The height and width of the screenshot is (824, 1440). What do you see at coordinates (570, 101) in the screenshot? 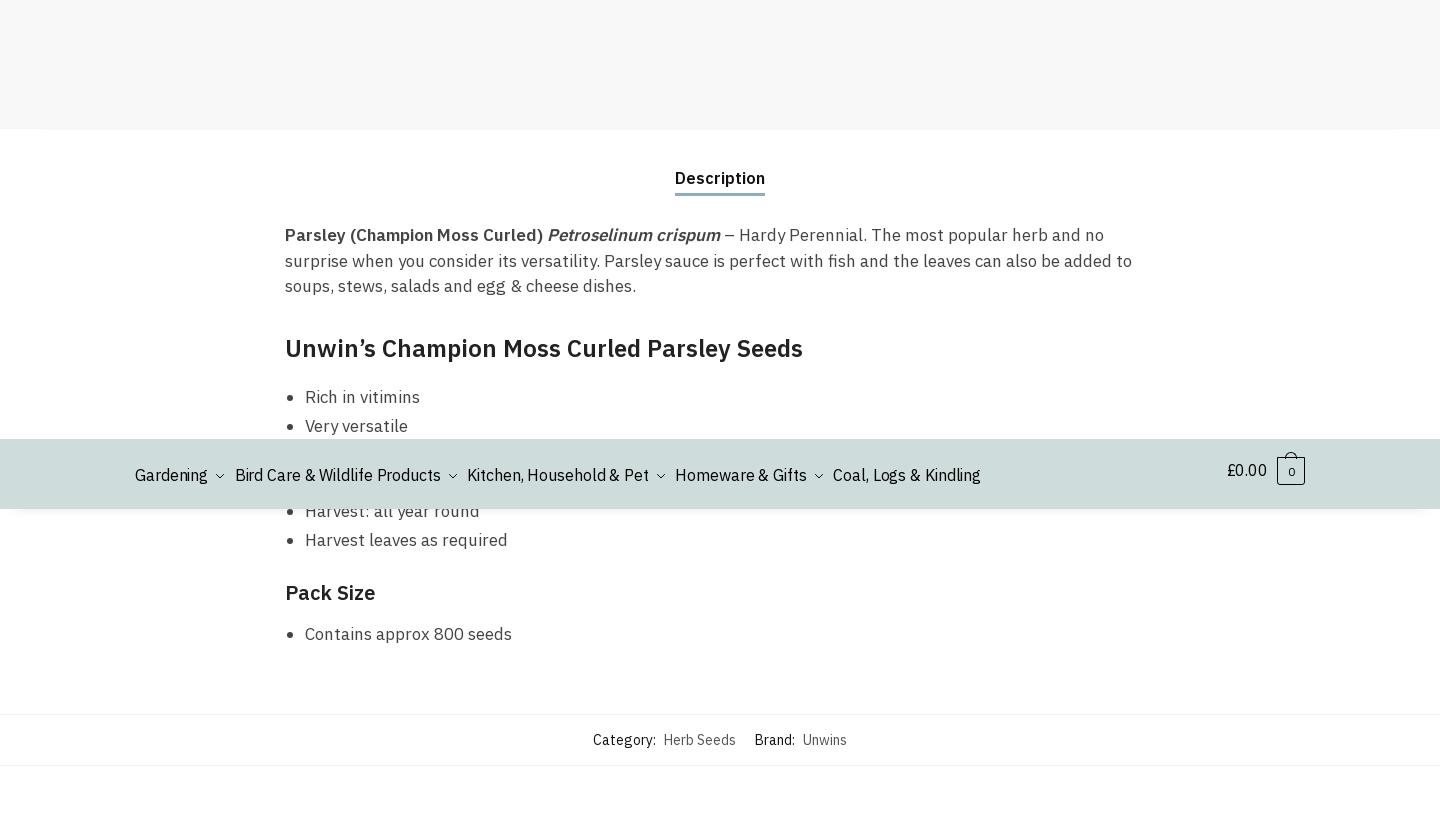
I see `'About Us'` at bounding box center [570, 101].